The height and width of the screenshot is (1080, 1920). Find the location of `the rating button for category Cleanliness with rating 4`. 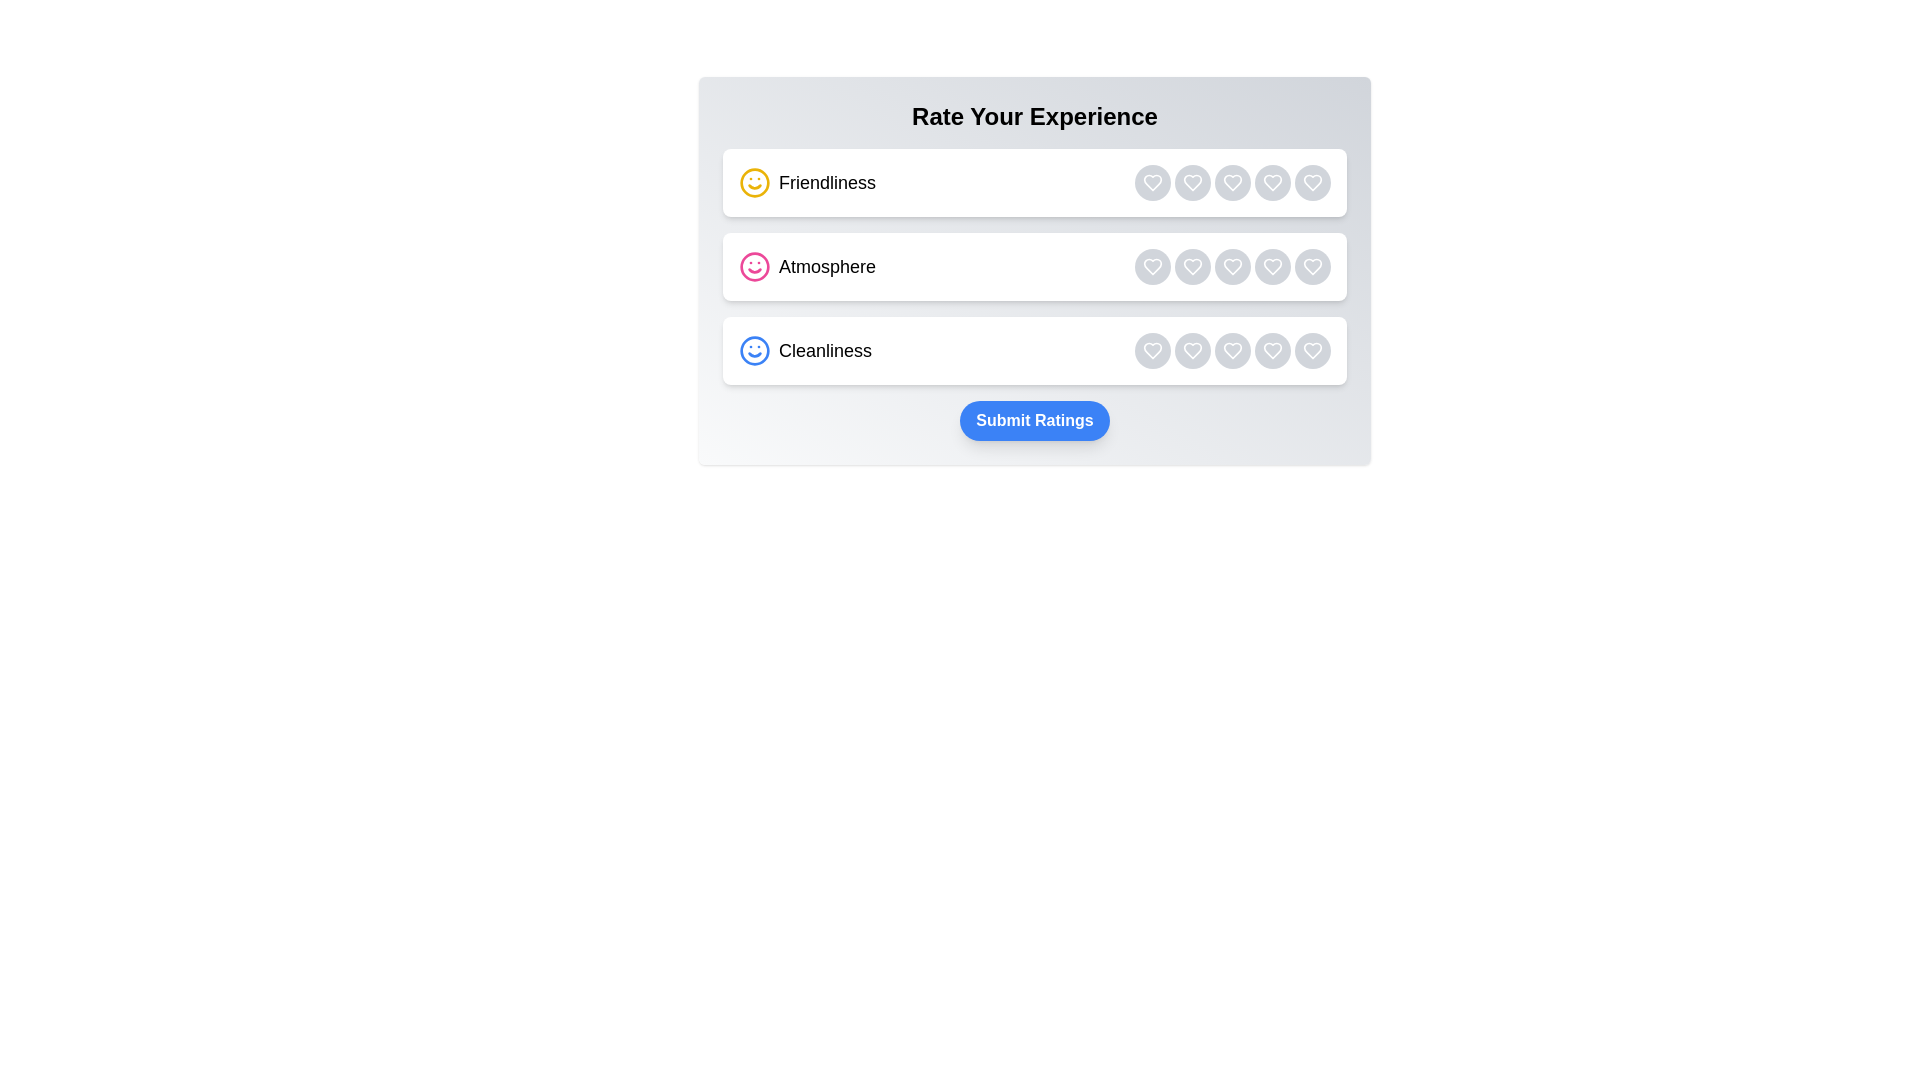

the rating button for category Cleanliness with rating 4 is located at coordinates (1271, 350).